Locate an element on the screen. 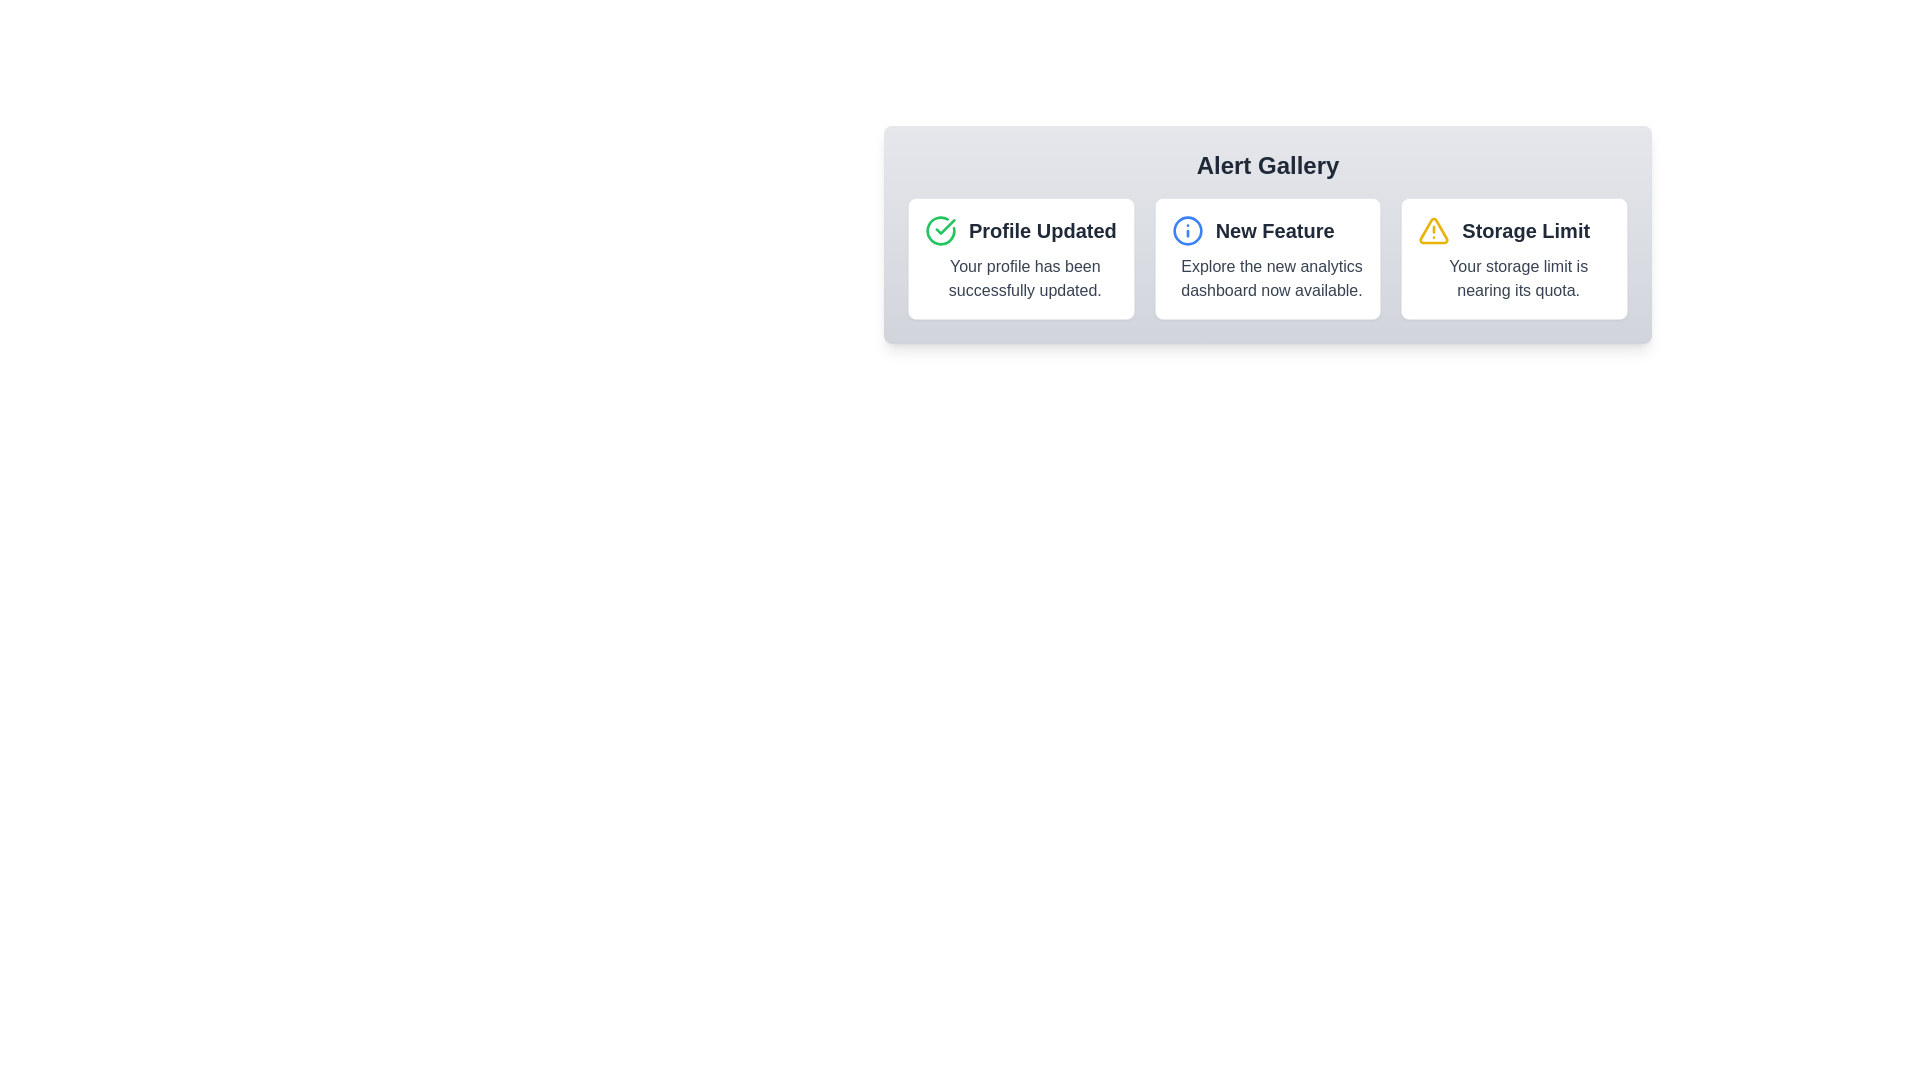  the text label or accompanying icon in the second card of the Alert Gallery section, which is positioned above the subtitle 'Explore the new analytics dashboard now available.' is located at coordinates (1266, 230).